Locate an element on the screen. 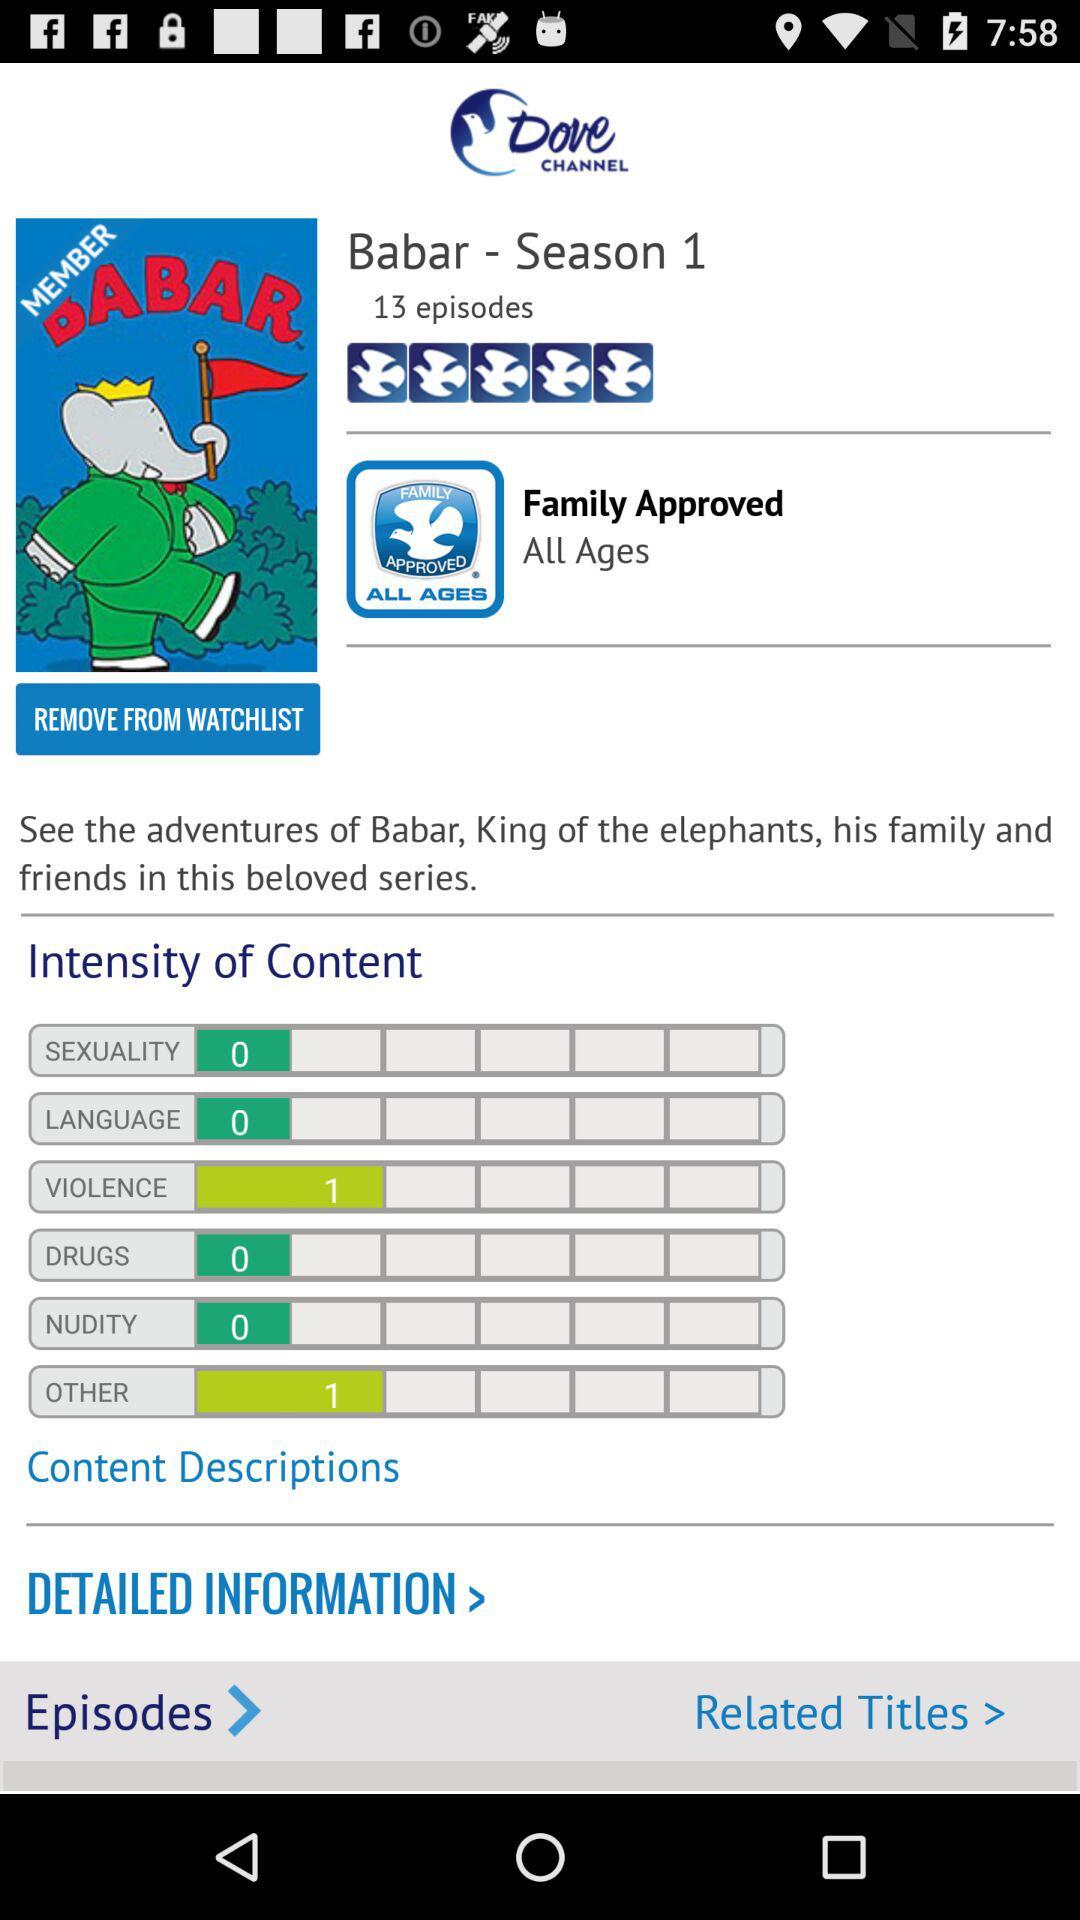  icon to the left of the babar - season 1 icon is located at coordinates (165, 444).